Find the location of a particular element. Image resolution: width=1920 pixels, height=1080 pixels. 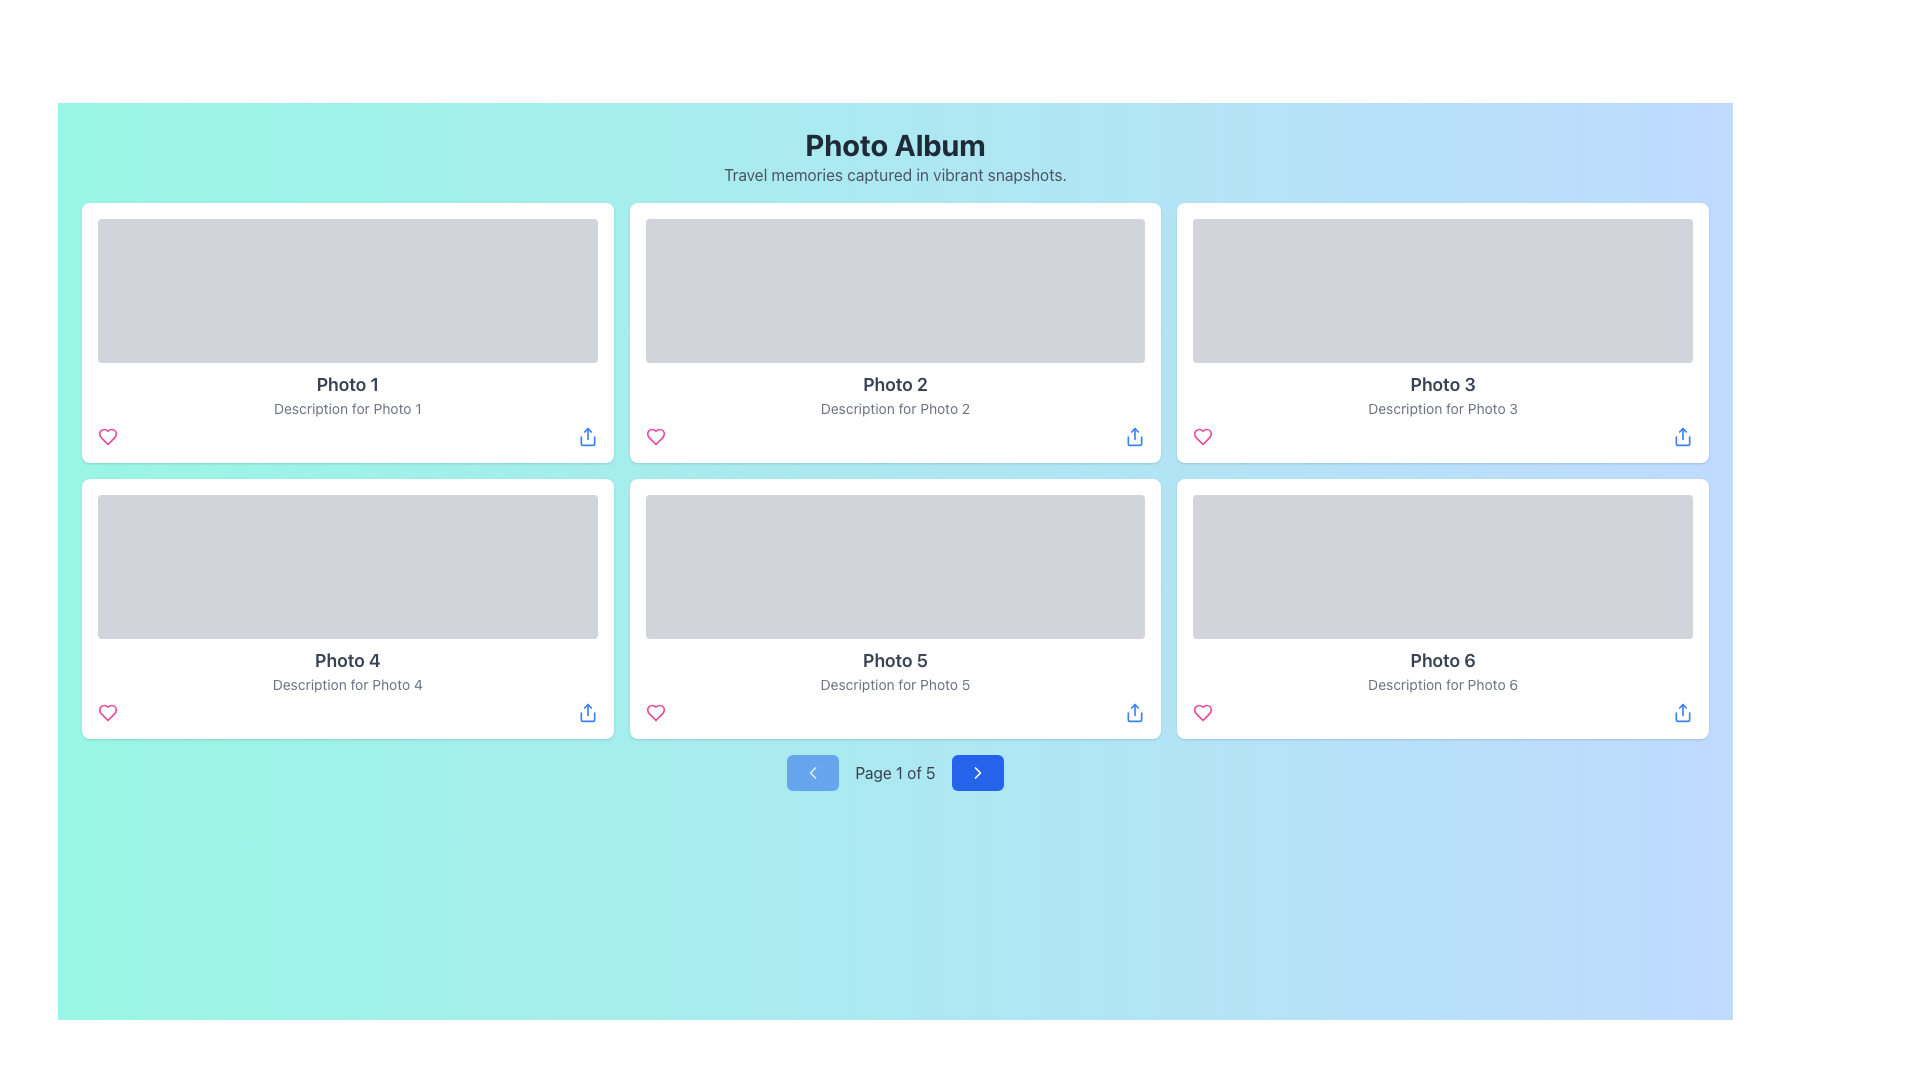

the pink heart icon button located in the bottom left corner of the 'Photo 3' card is located at coordinates (1202, 435).